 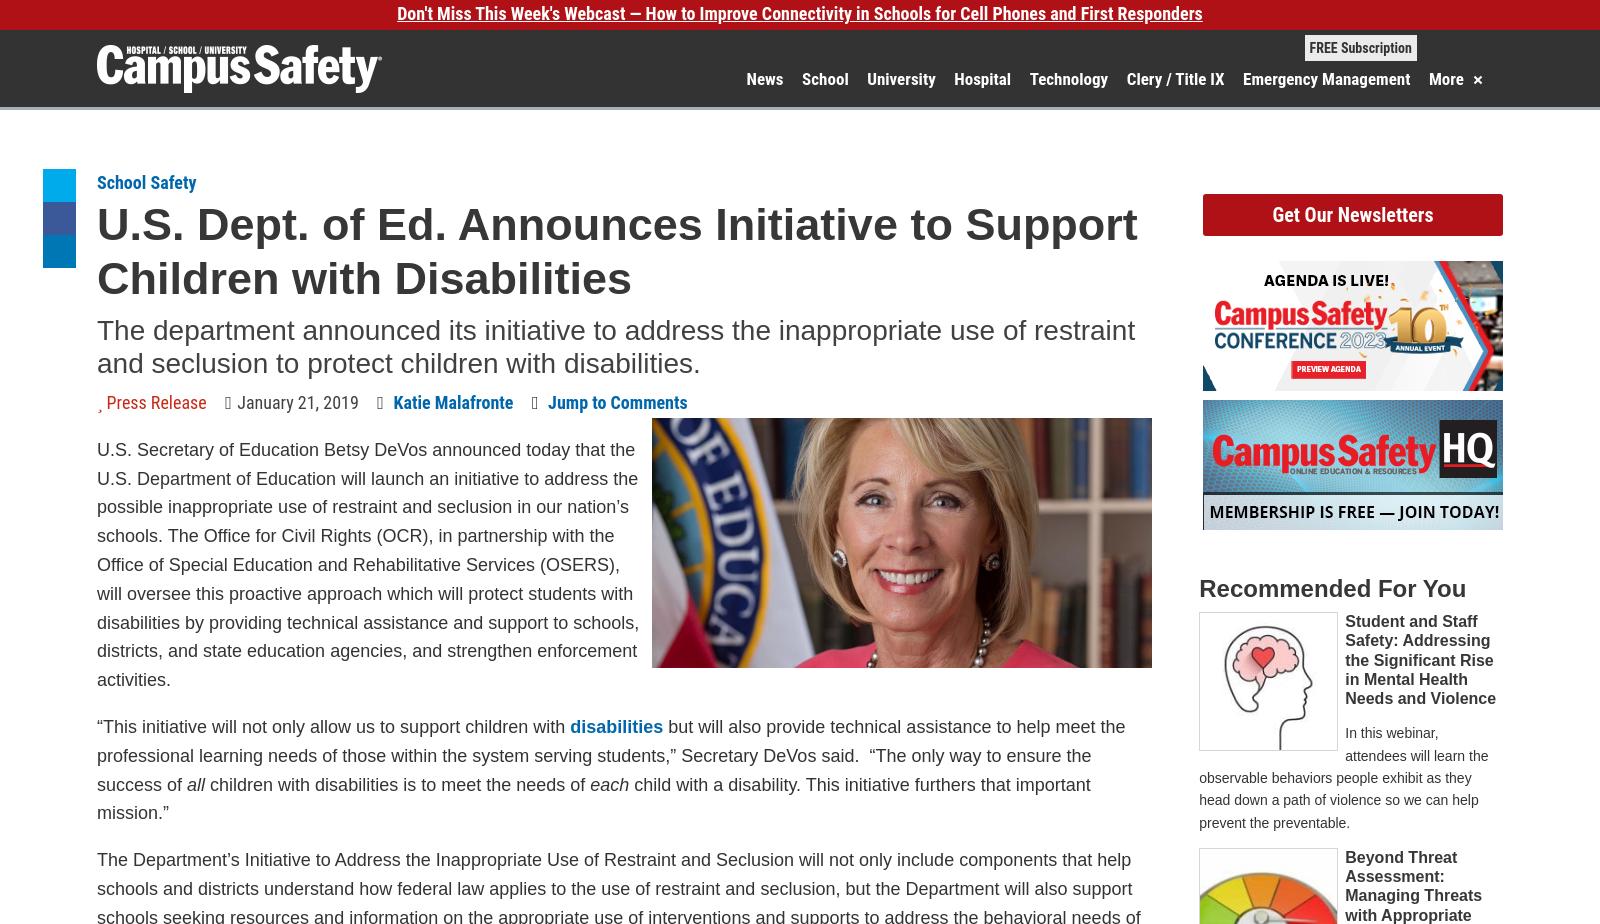 What do you see at coordinates (195, 784) in the screenshot?
I see `'all'` at bounding box center [195, 784].